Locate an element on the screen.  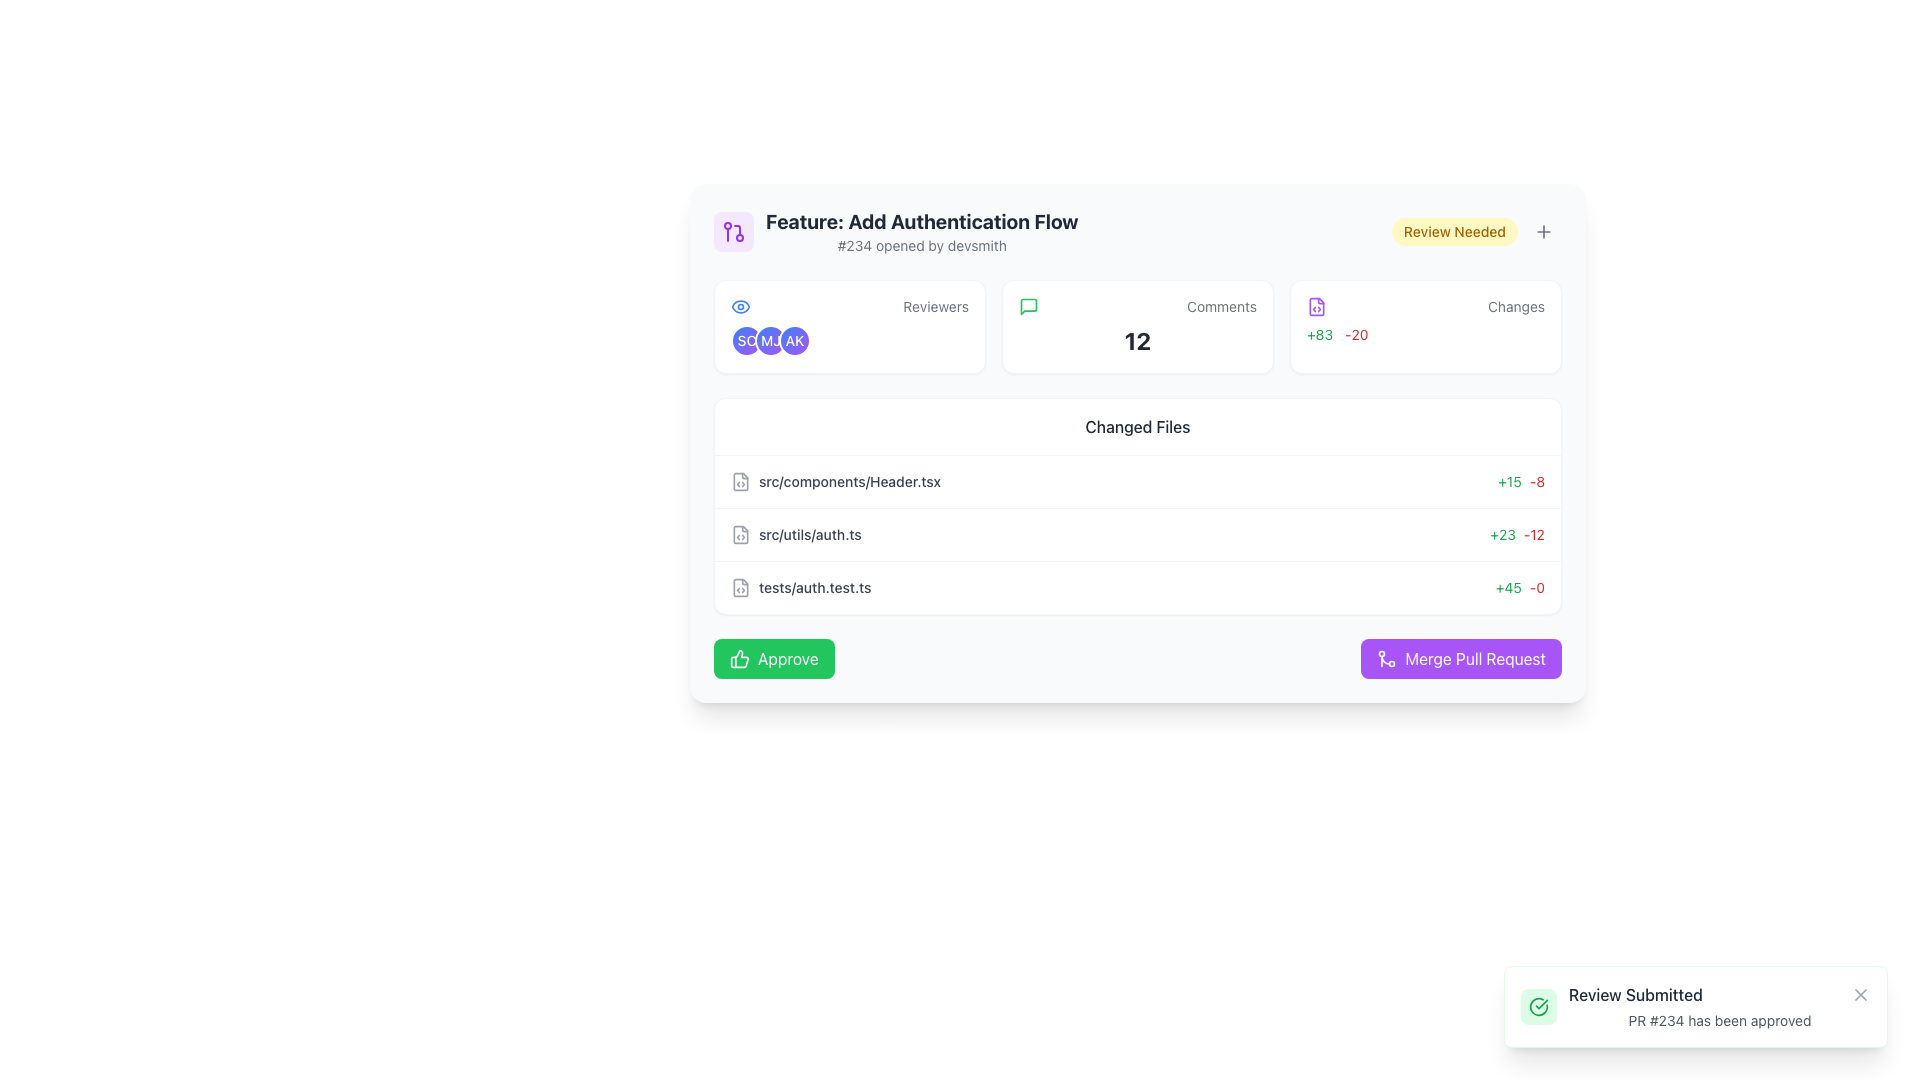
the vector icon representing the code file located next to the list item 'tests/auth.test.ts' is located at coordinates (739, 586).